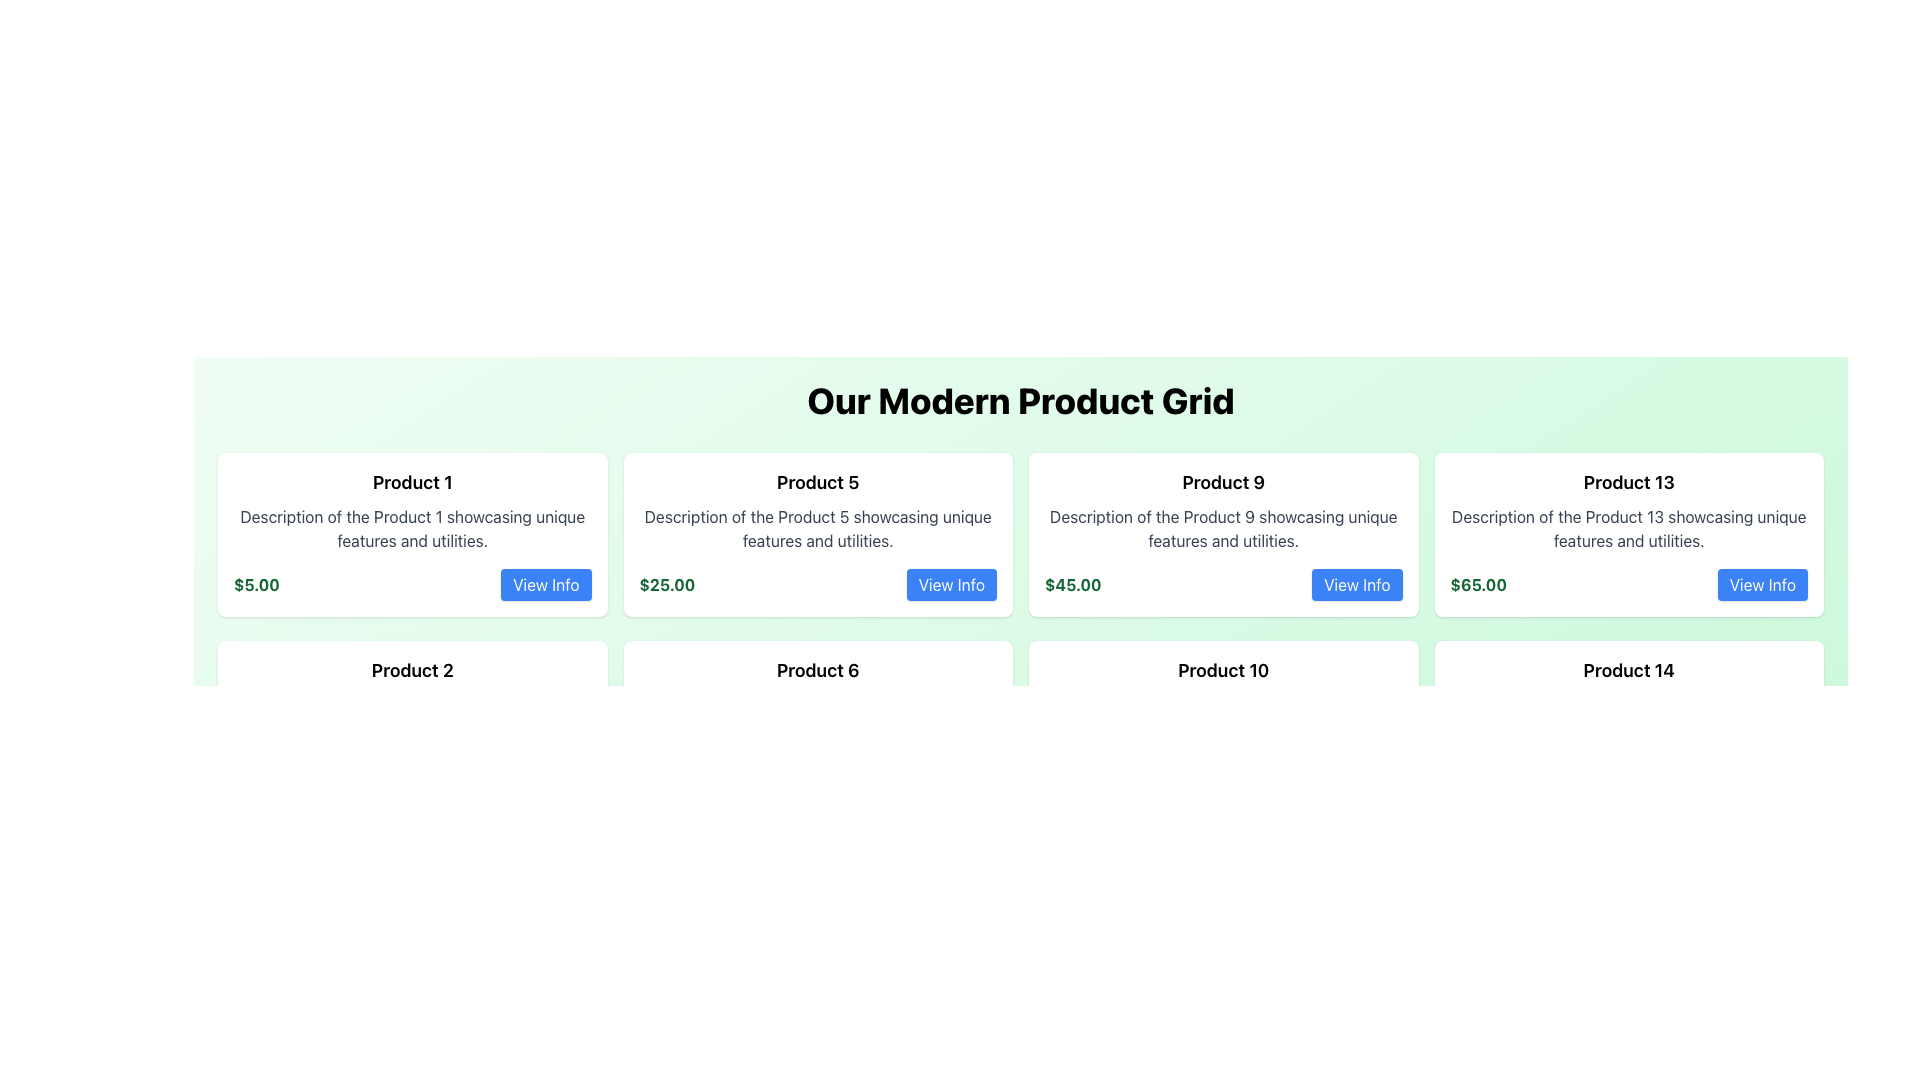 The image size is (1920, 1080). What do you see at coordinates (1629, 482) in the screenshot?
I see `the text label displaying 'Product 13', which is prominently positioned at the top of its card layout` at bounding box center [1629, 482].